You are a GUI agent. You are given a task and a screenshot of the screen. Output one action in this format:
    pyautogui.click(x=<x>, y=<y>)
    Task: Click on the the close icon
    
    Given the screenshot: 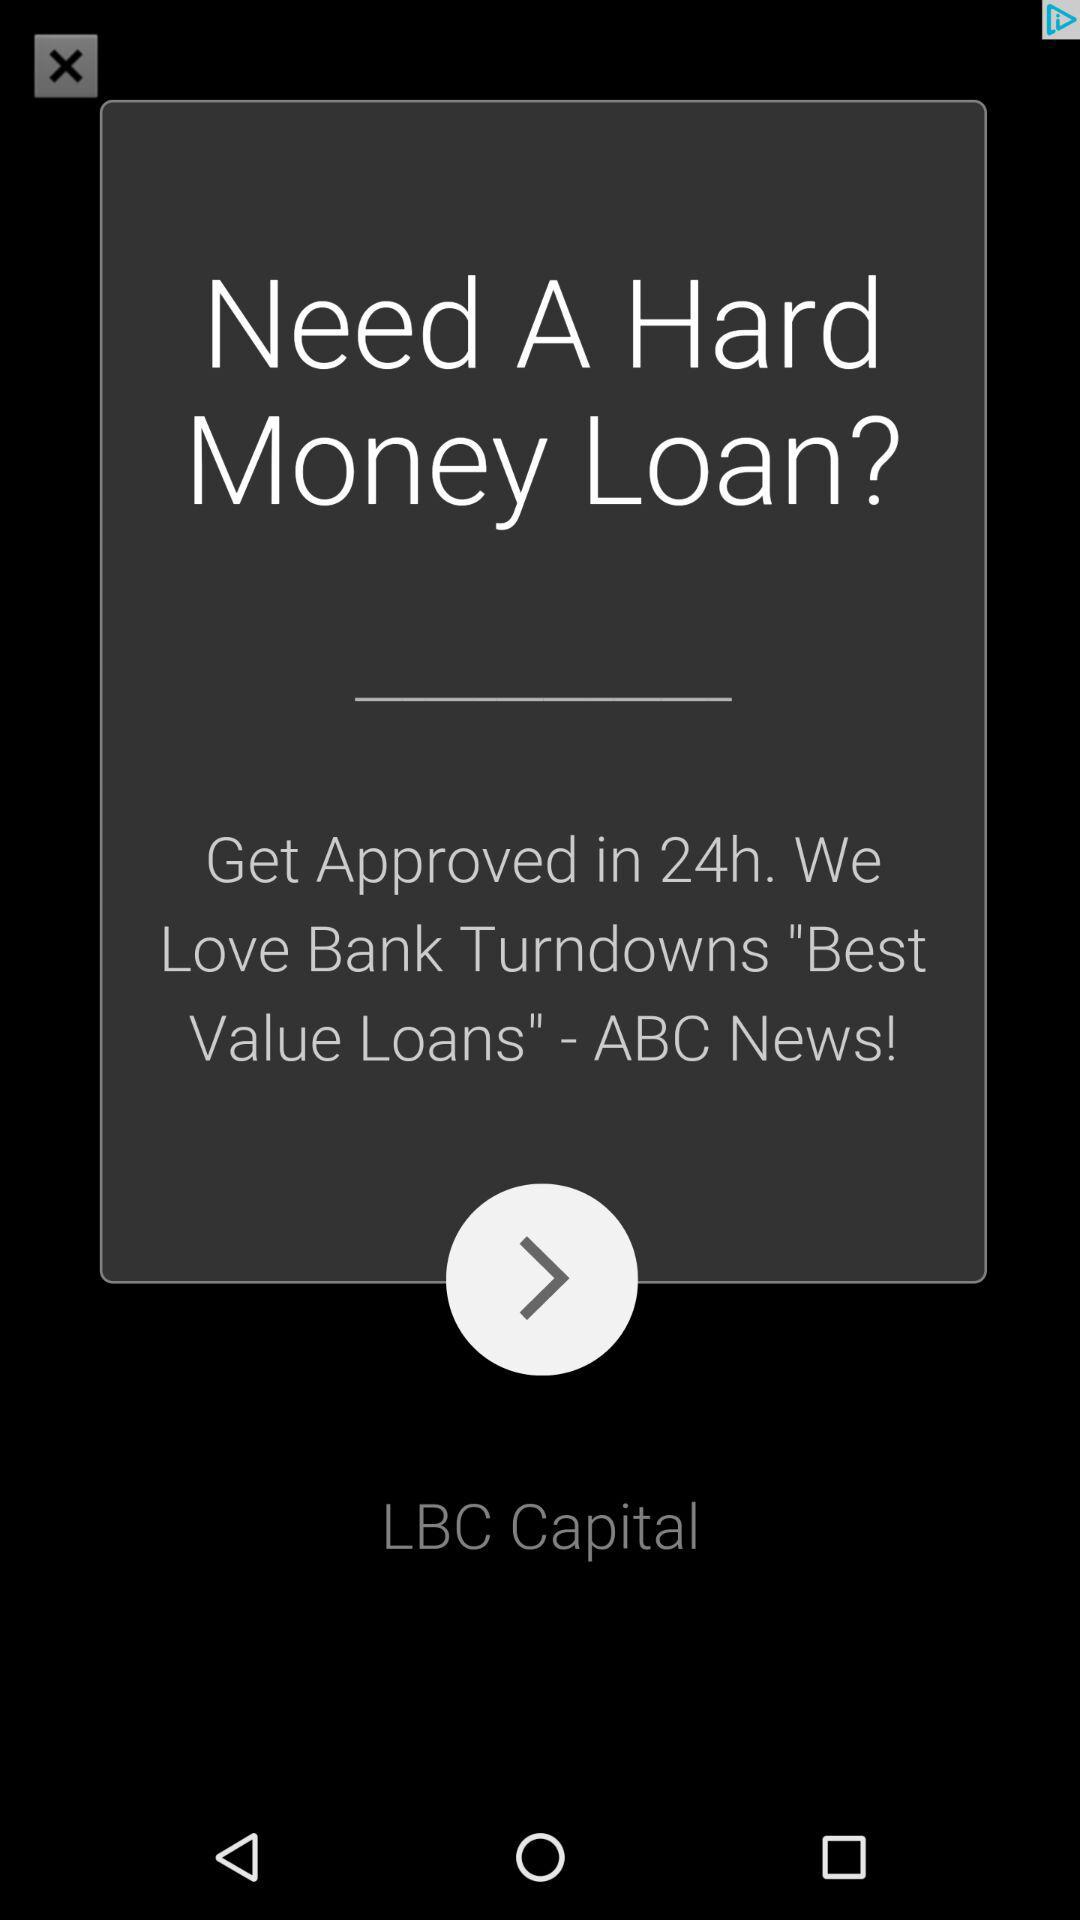 What is the action you would take?
    pyautogui.click(x=64, y=70)
    